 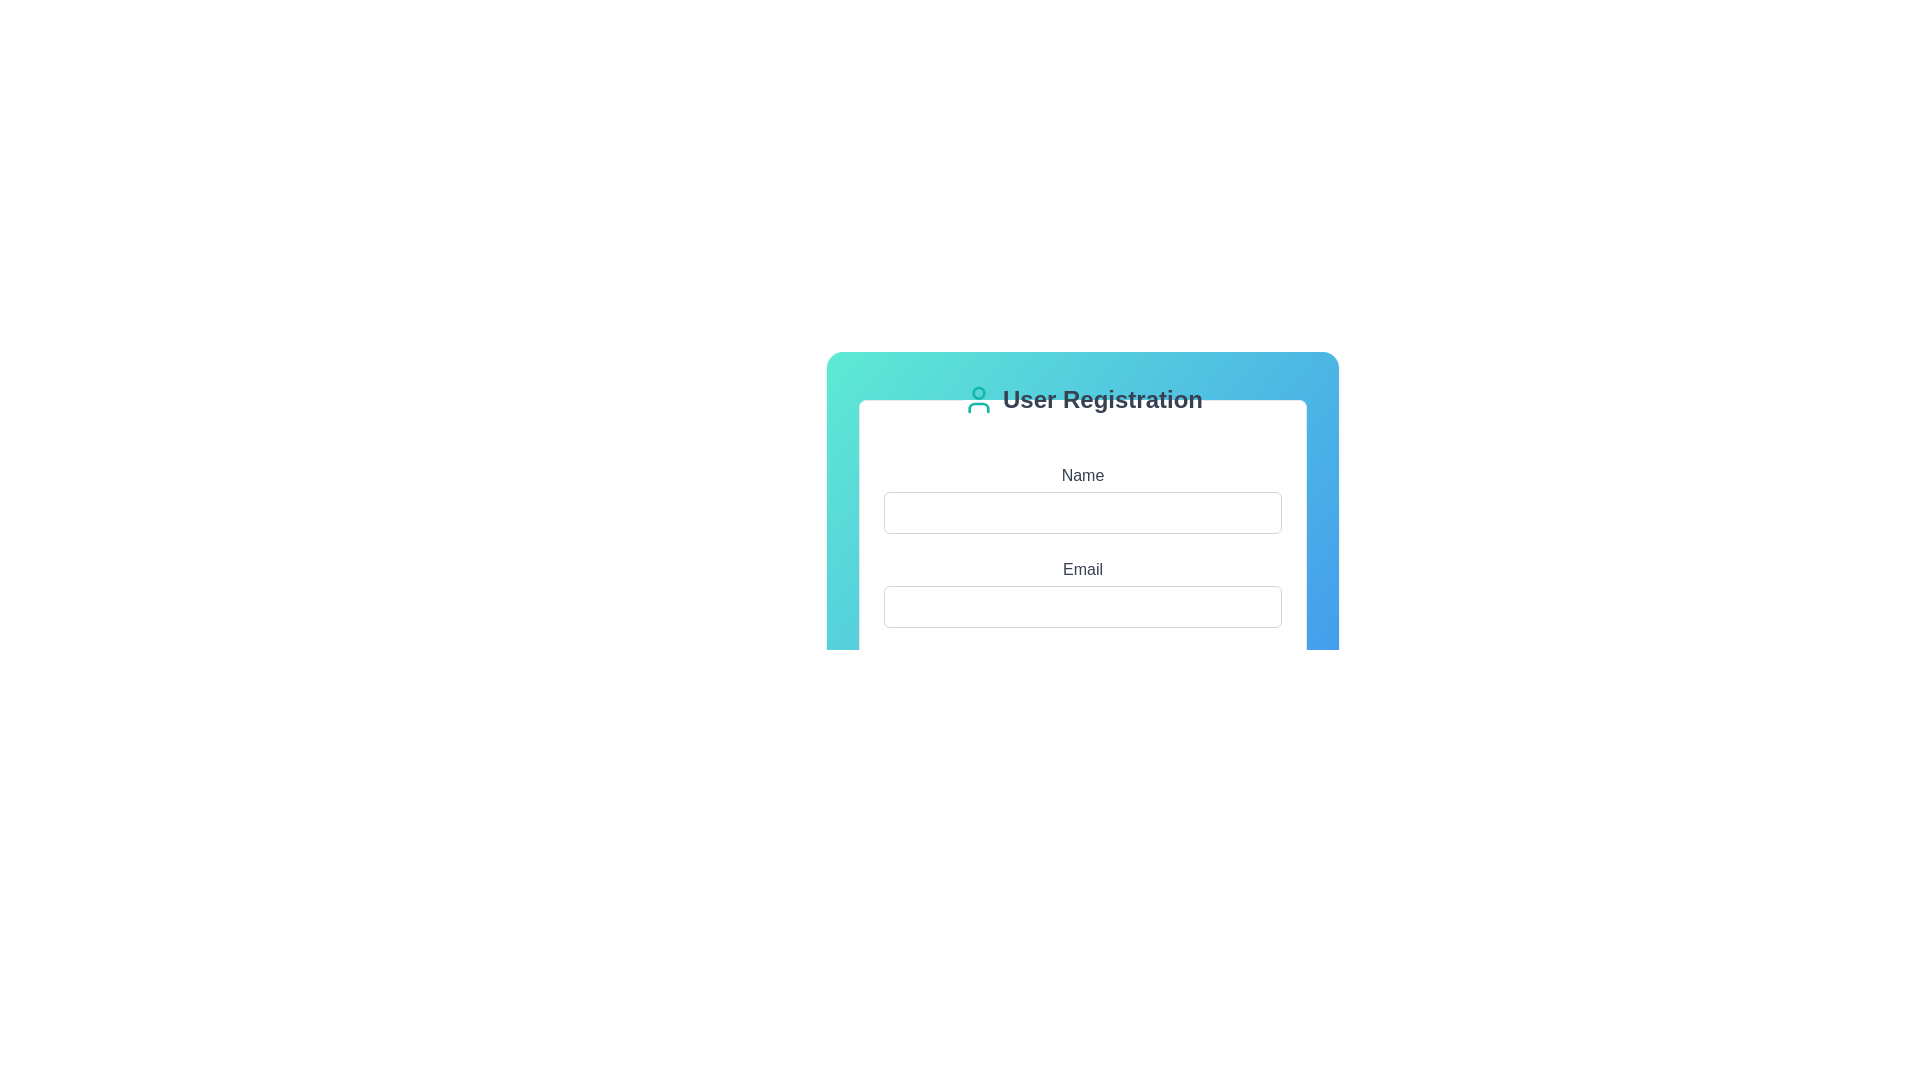 What do you see at coordinates (1082, 570) in the screenshot?
I see `the label for the email input field` at bounding box center [1082, 570].